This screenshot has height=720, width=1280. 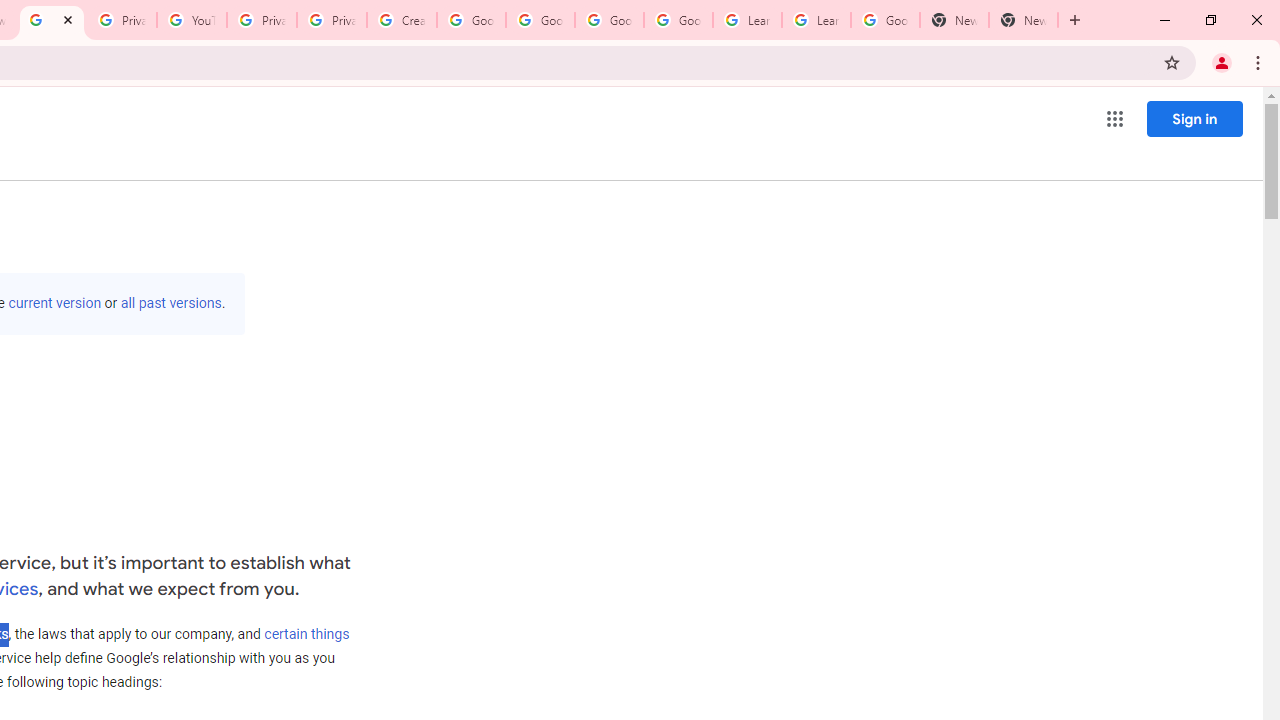 I want to click on 'New Tab', so click(x=1024, y=20).